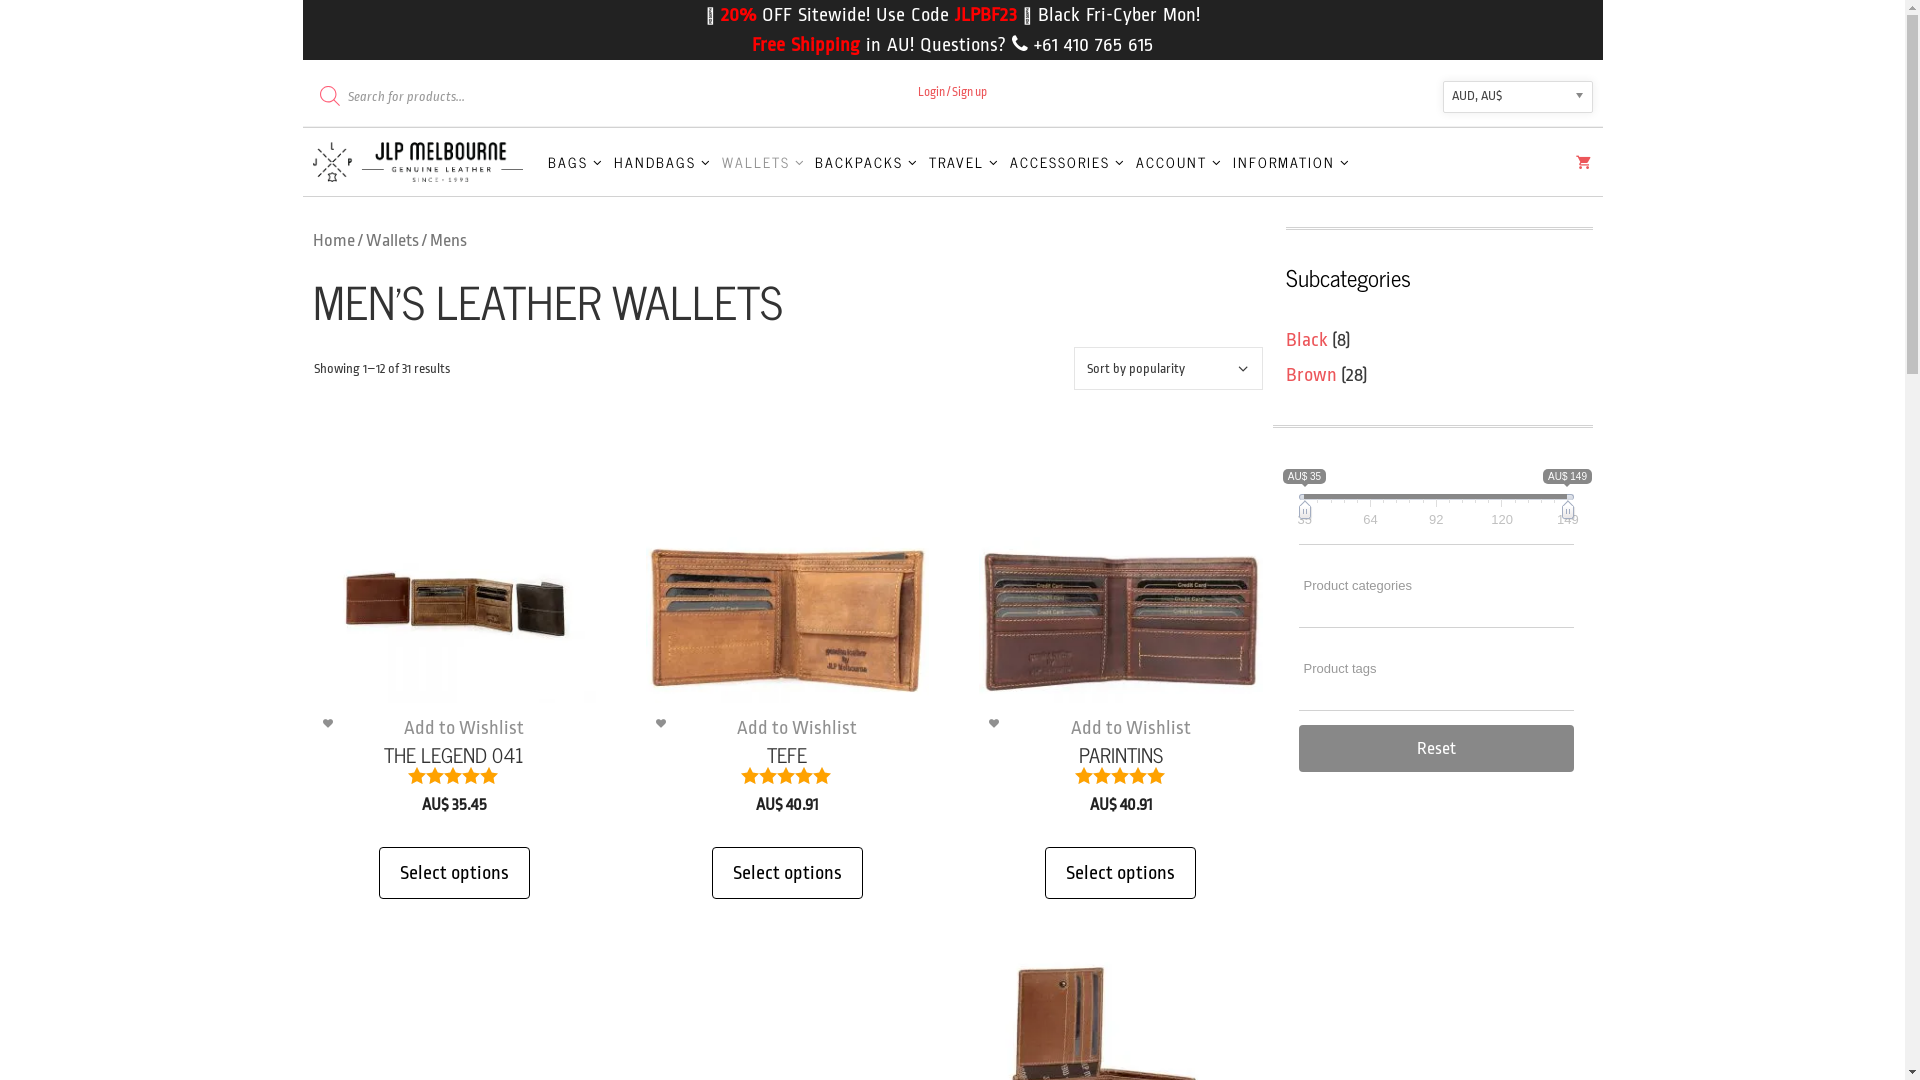  I want to click on 'Reset', so click(1434, 747).